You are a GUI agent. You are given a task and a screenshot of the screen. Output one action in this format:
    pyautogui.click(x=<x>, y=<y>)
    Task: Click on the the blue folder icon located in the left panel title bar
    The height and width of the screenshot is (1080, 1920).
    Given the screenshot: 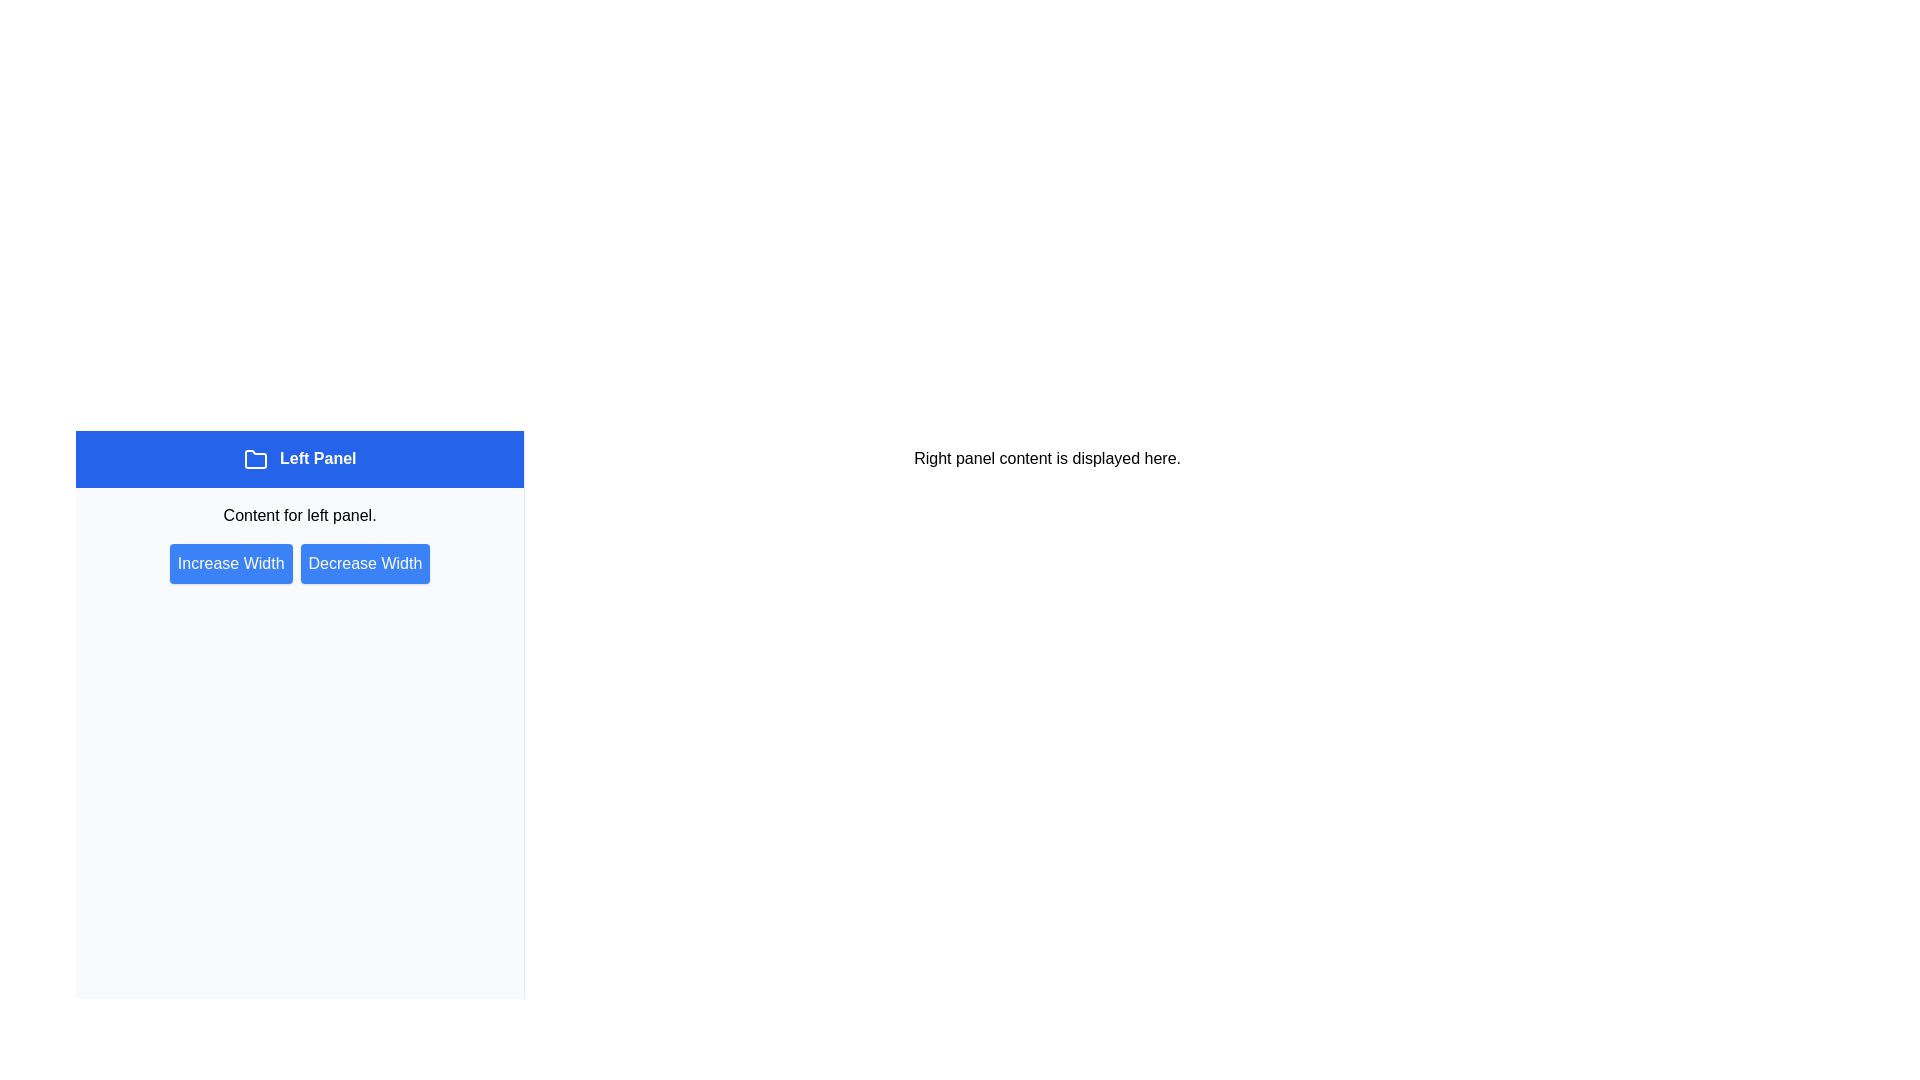 What is the action you would take?
    pyautogui.click(x=254, y=459)
    